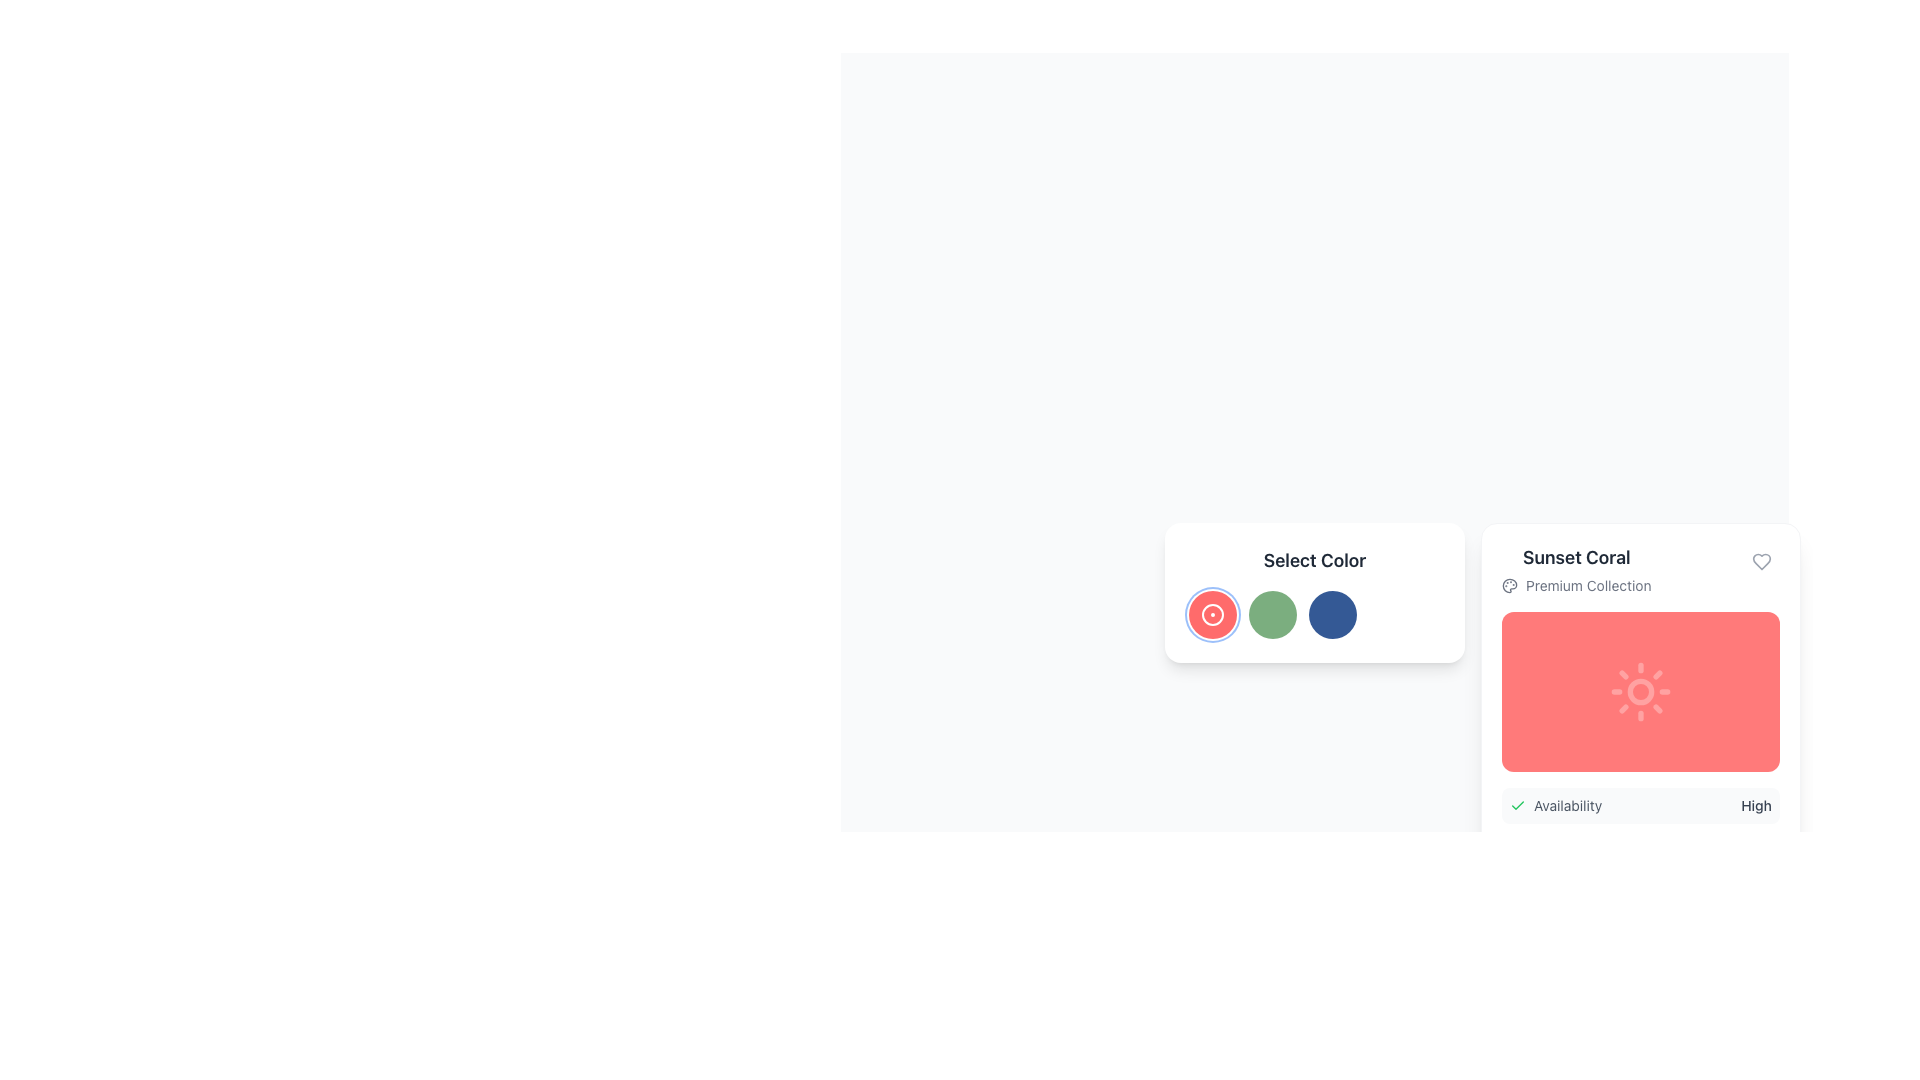 The width and height of the screenshot is (1920, 1080). I want to click on the text label that indicates the purpose of the color selection options, which is centrally placed above the horizontal arrangement of colored circular buttons, so click(1315, 560).